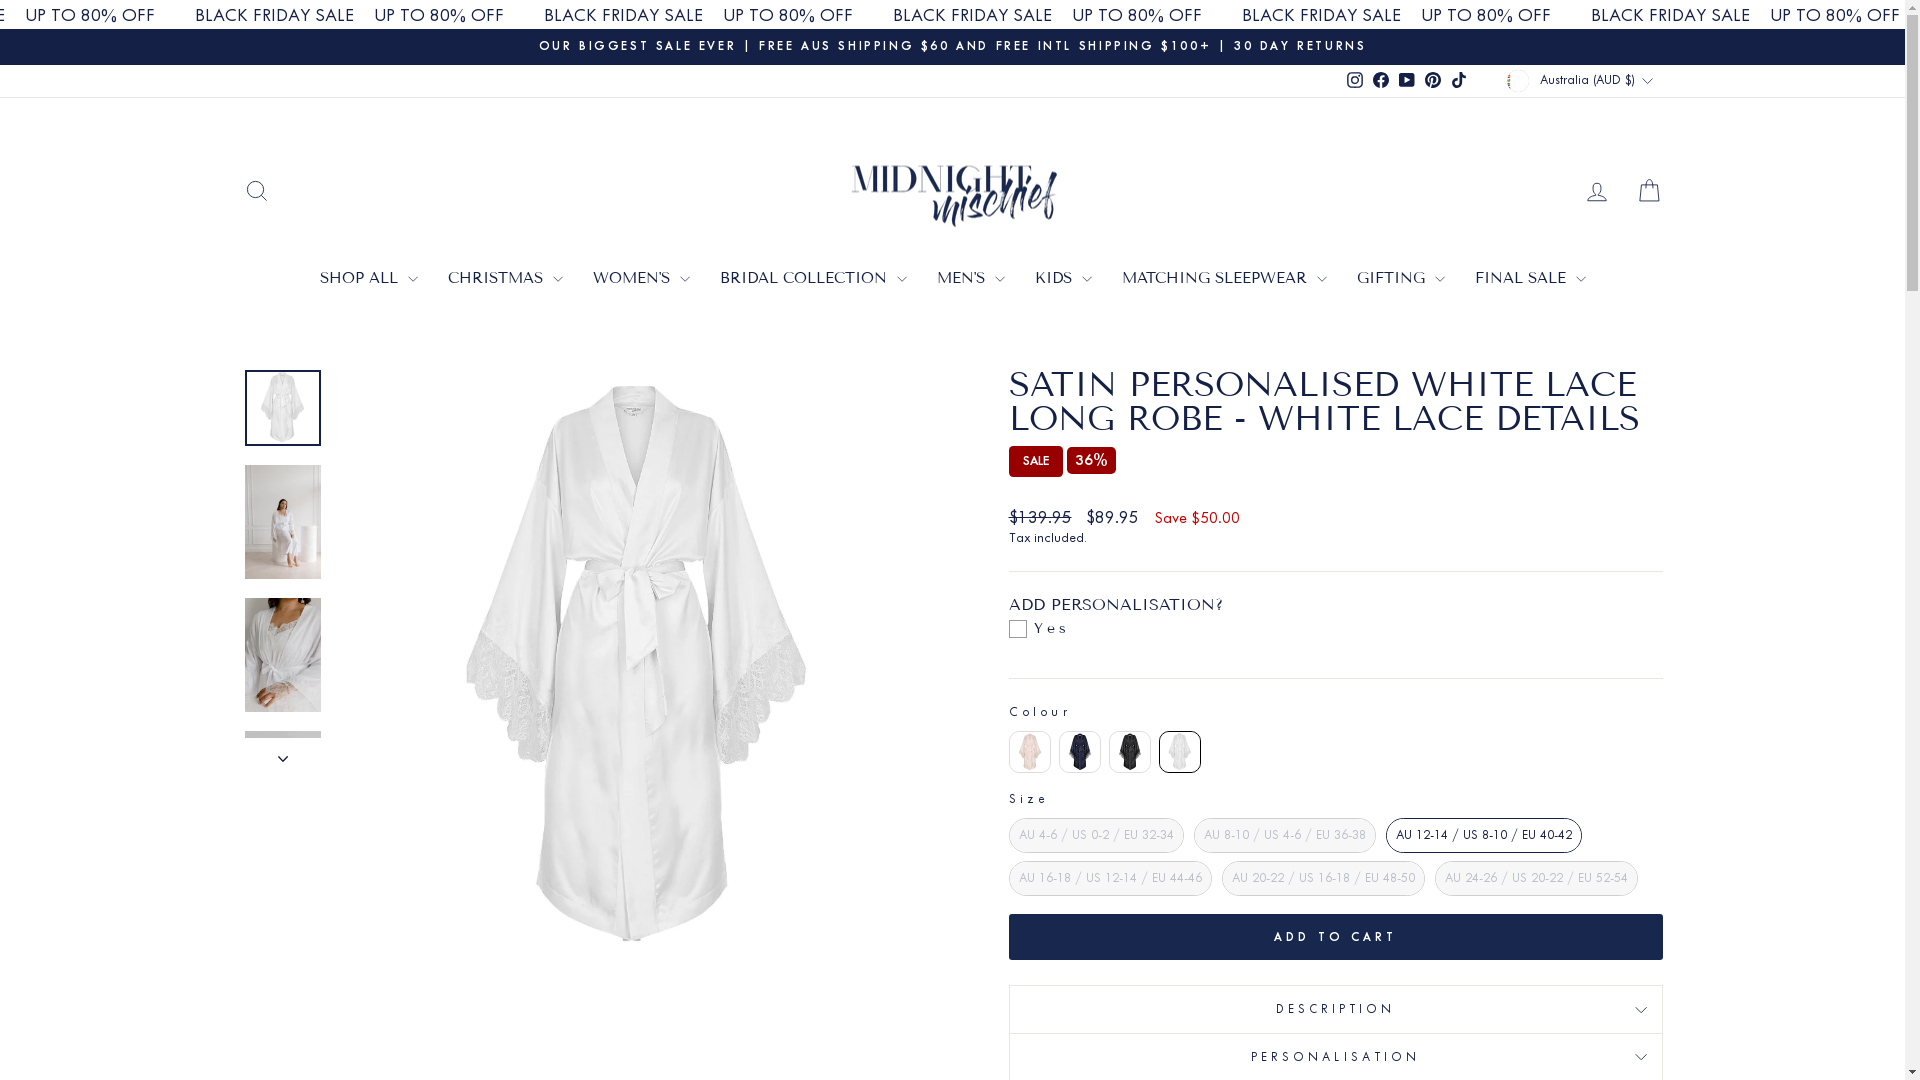 The height and width of the screenshot is (1080, 1920). Describe the element at coordinates (1342, 80) in the screenshot. I see `'instagram` at that location.